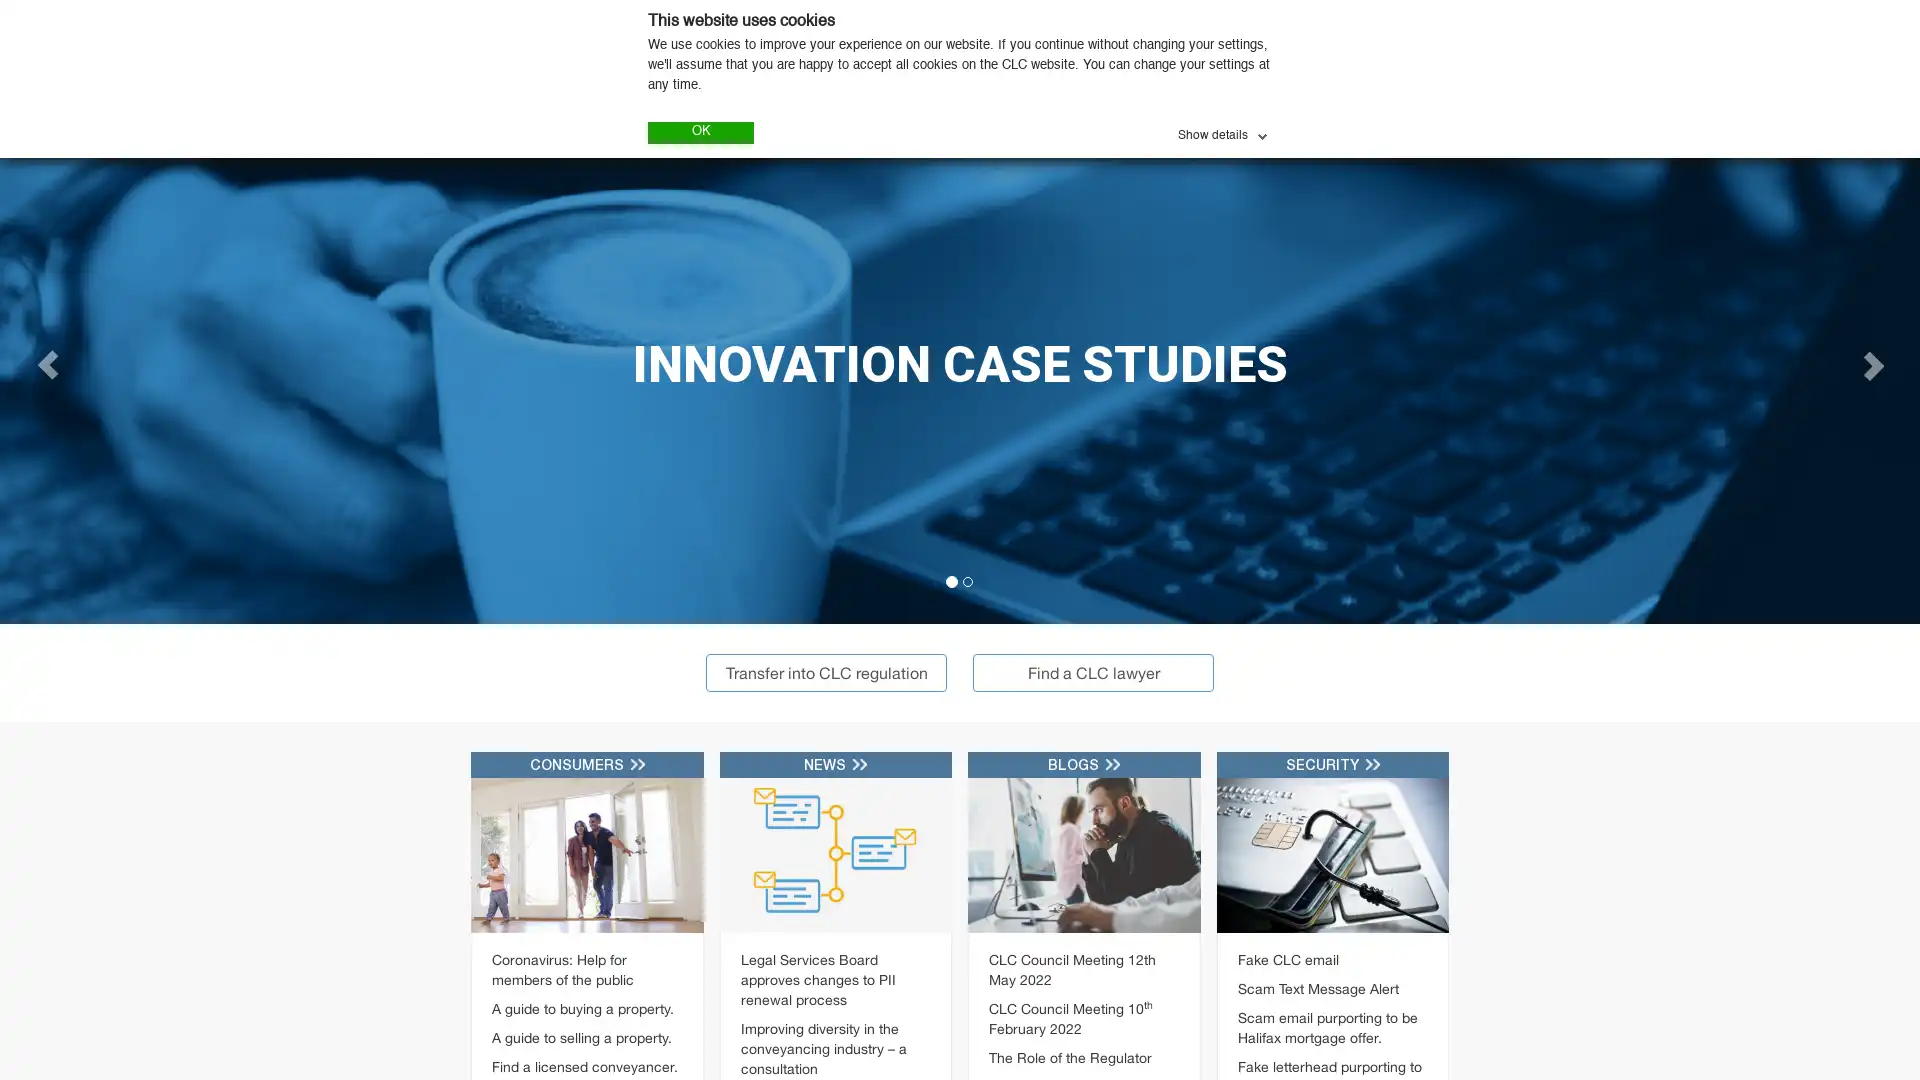 The height and width of the screenshot is (1080, 1920). Describe the element at coordinates (1092, 671) in the screenshot. I see `Find a CLC lawyer` at that location.